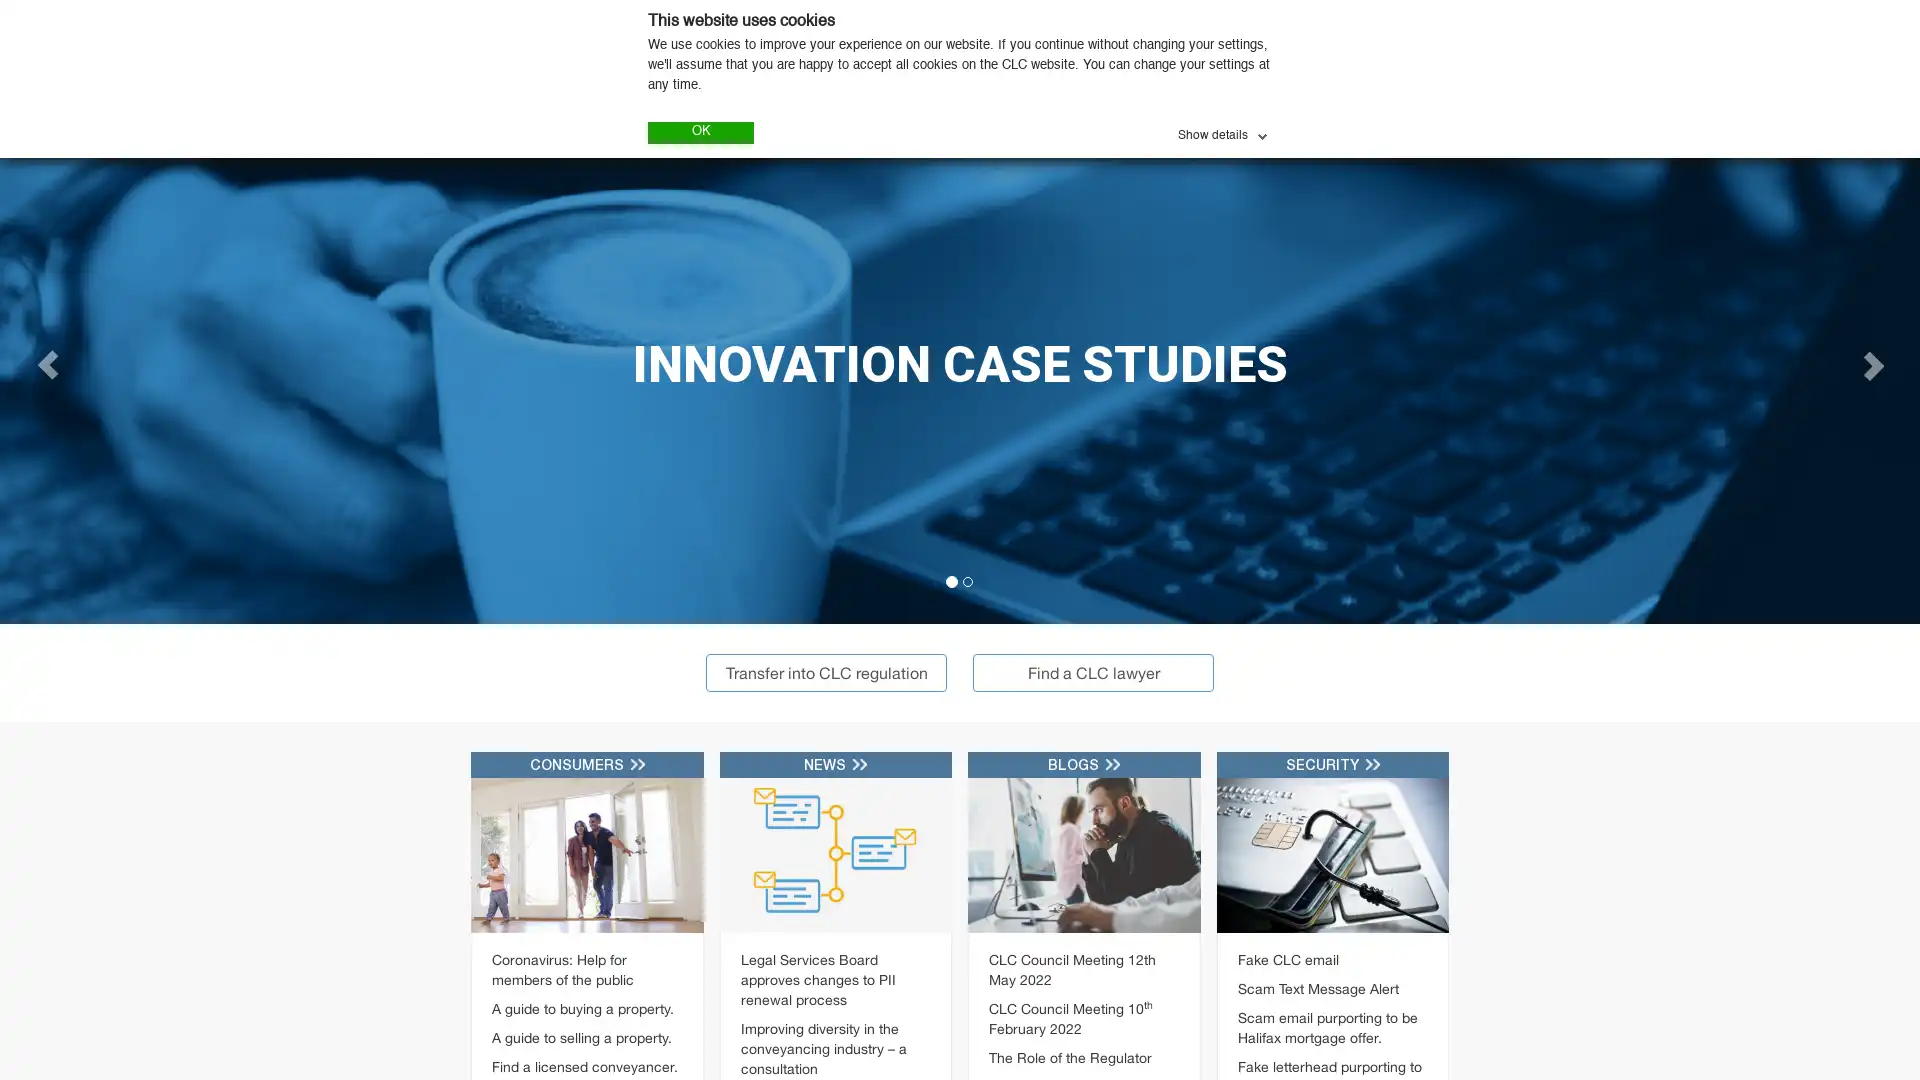 The height and width of the screenshot is (1080, 1920). Describe the element at coordinates (1092, 671) in the screenshot. I see `Find a CLC lawyer` at that location.